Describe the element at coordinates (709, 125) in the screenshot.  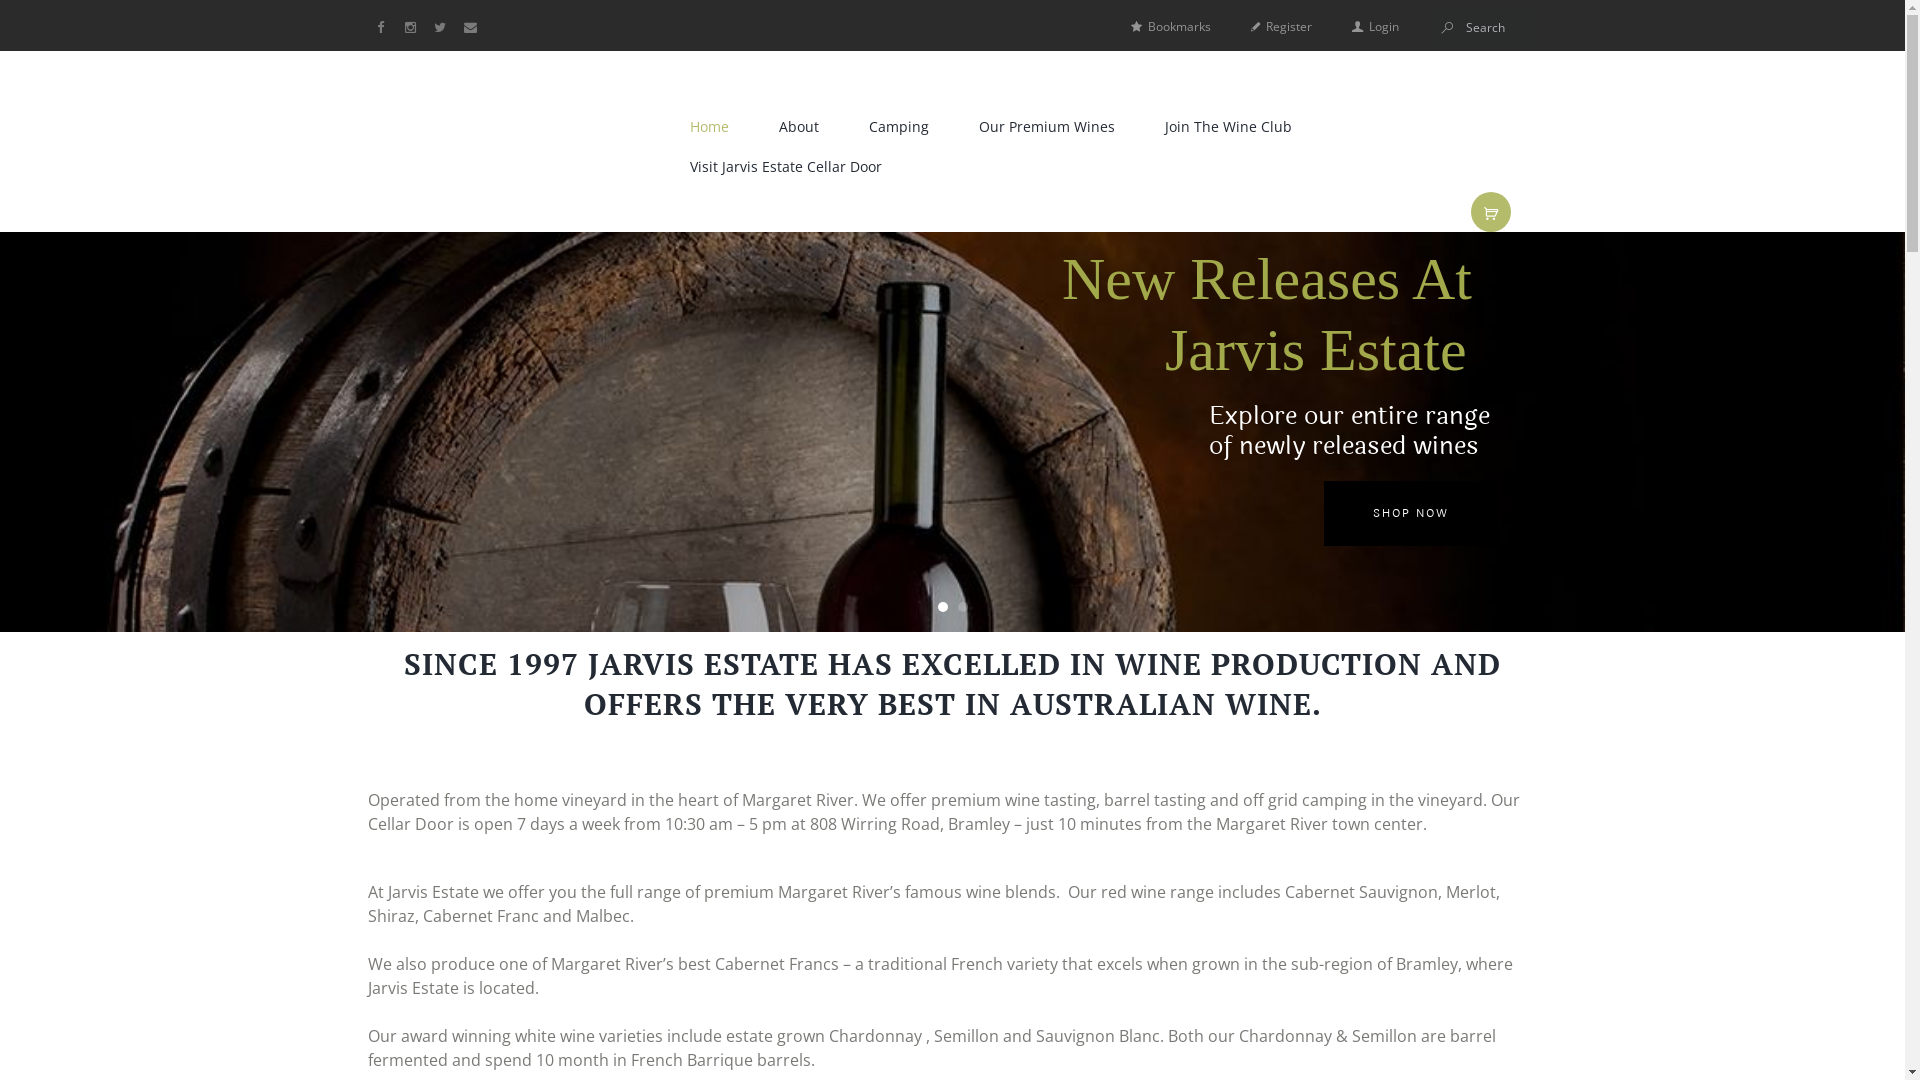
I see `'Home'` at that location.